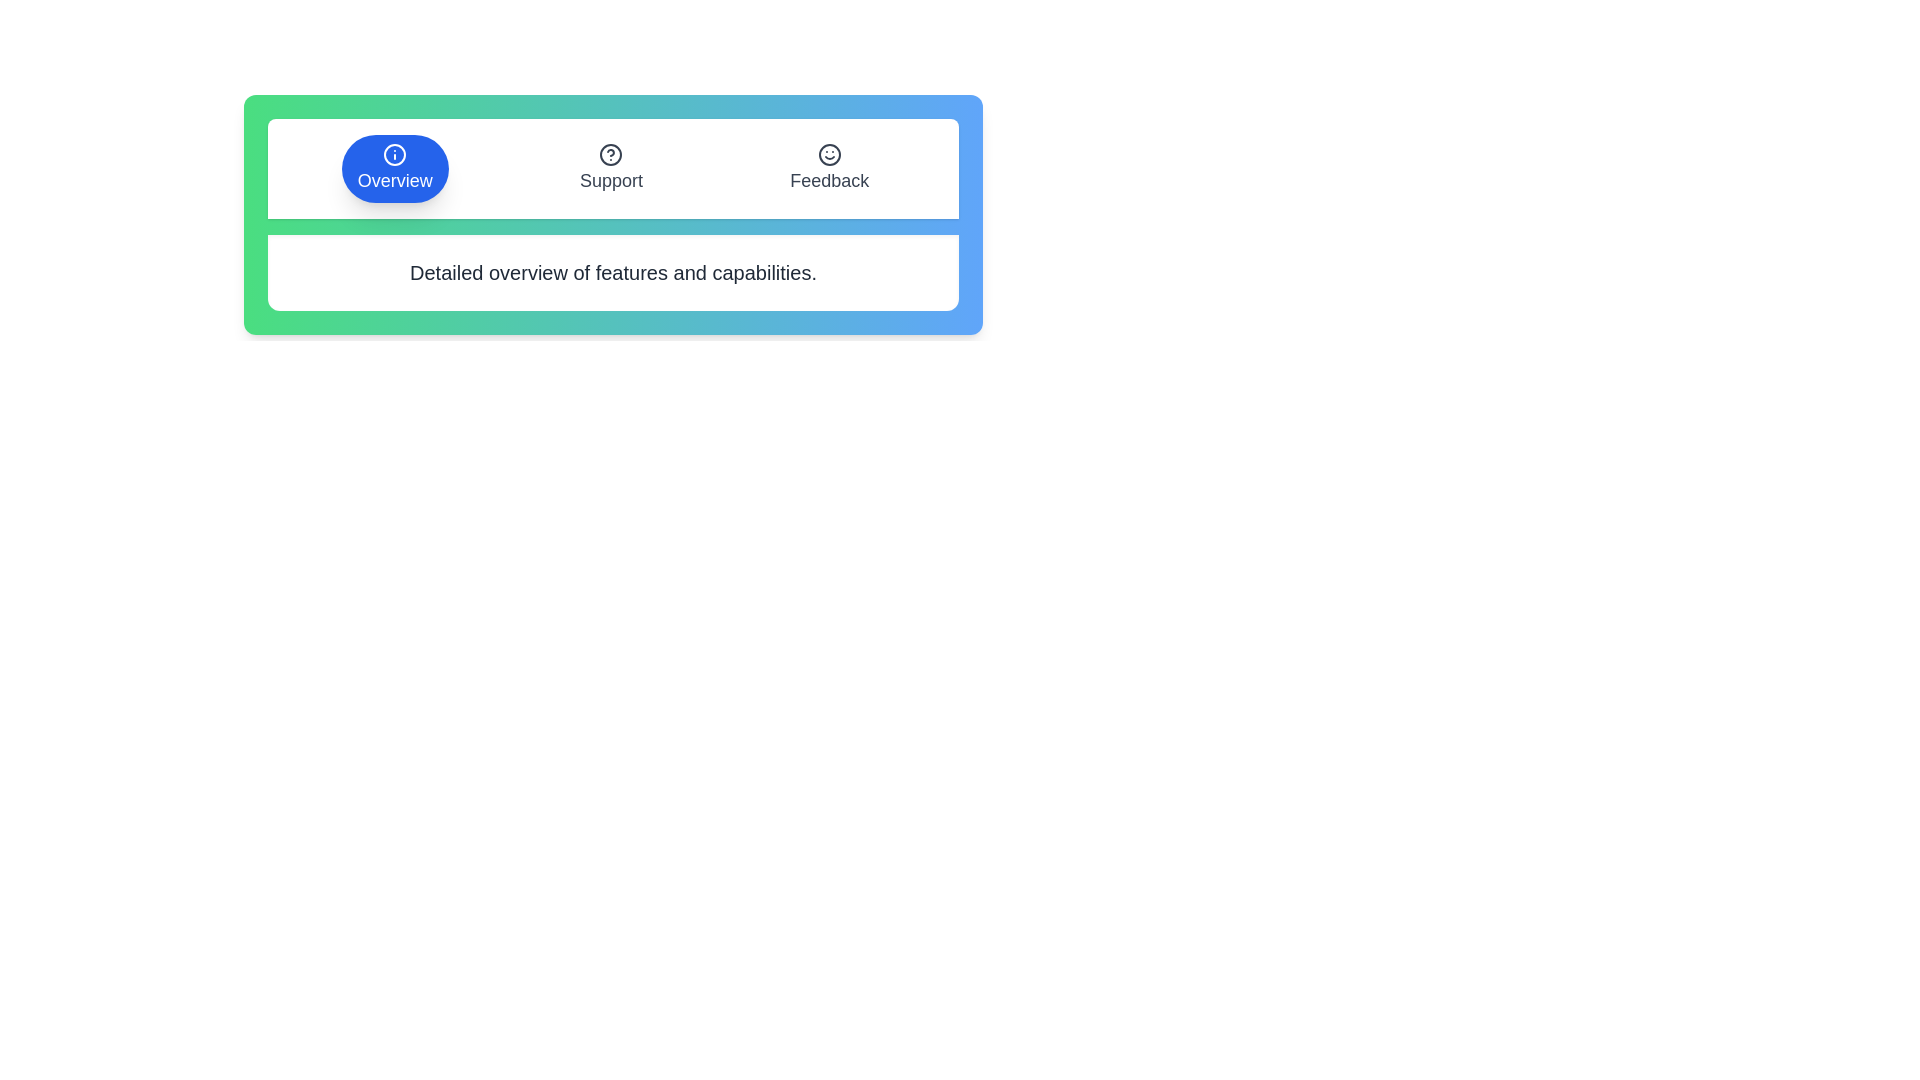  What do you see at coordinates (610, 168) in the screenshot?
I see `the tab labeled Support to observe its hover effect` at bounding box center [610, 168].